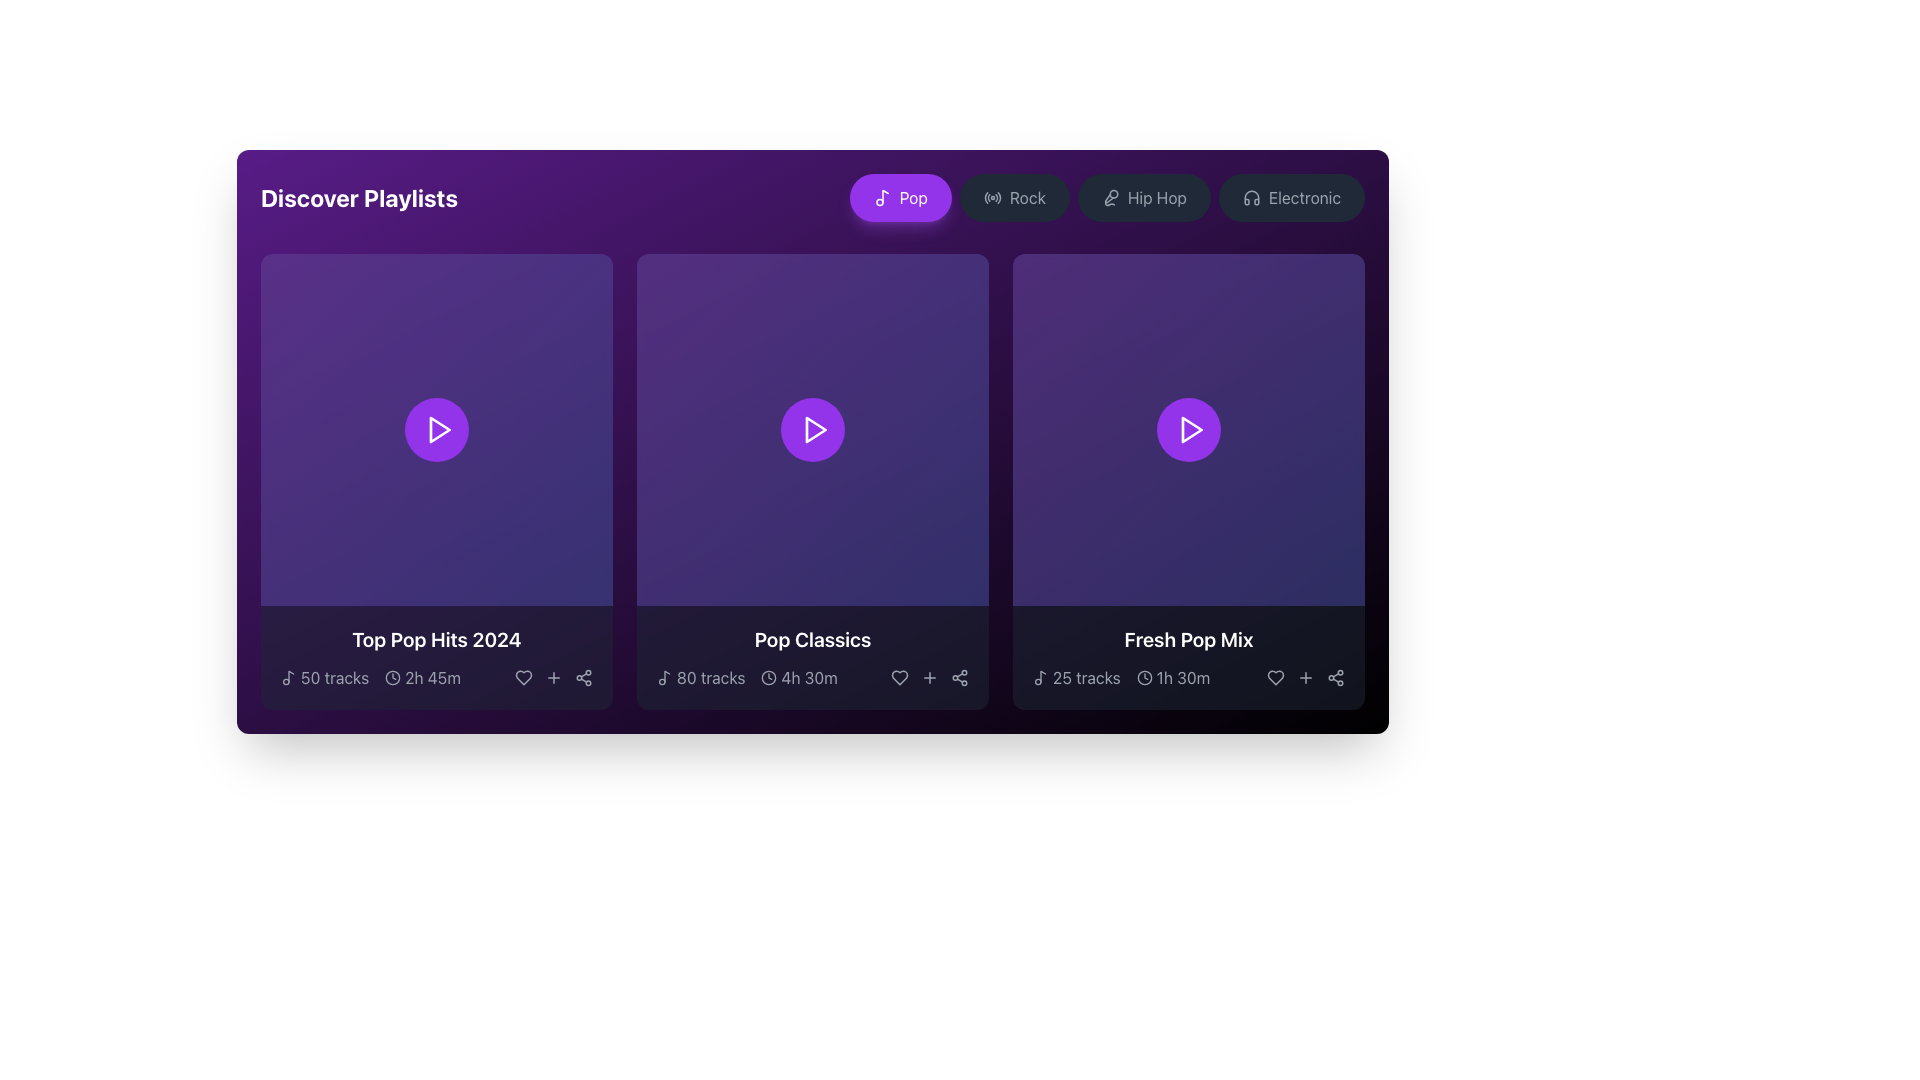 The image size is (1920, 1080). What do you see at coordinates (437, 428) in the screenshot?
I see `the play button icon located at the center of the 'Top Pop Hits 2024' playlist card` at bounding box center [437, 428].